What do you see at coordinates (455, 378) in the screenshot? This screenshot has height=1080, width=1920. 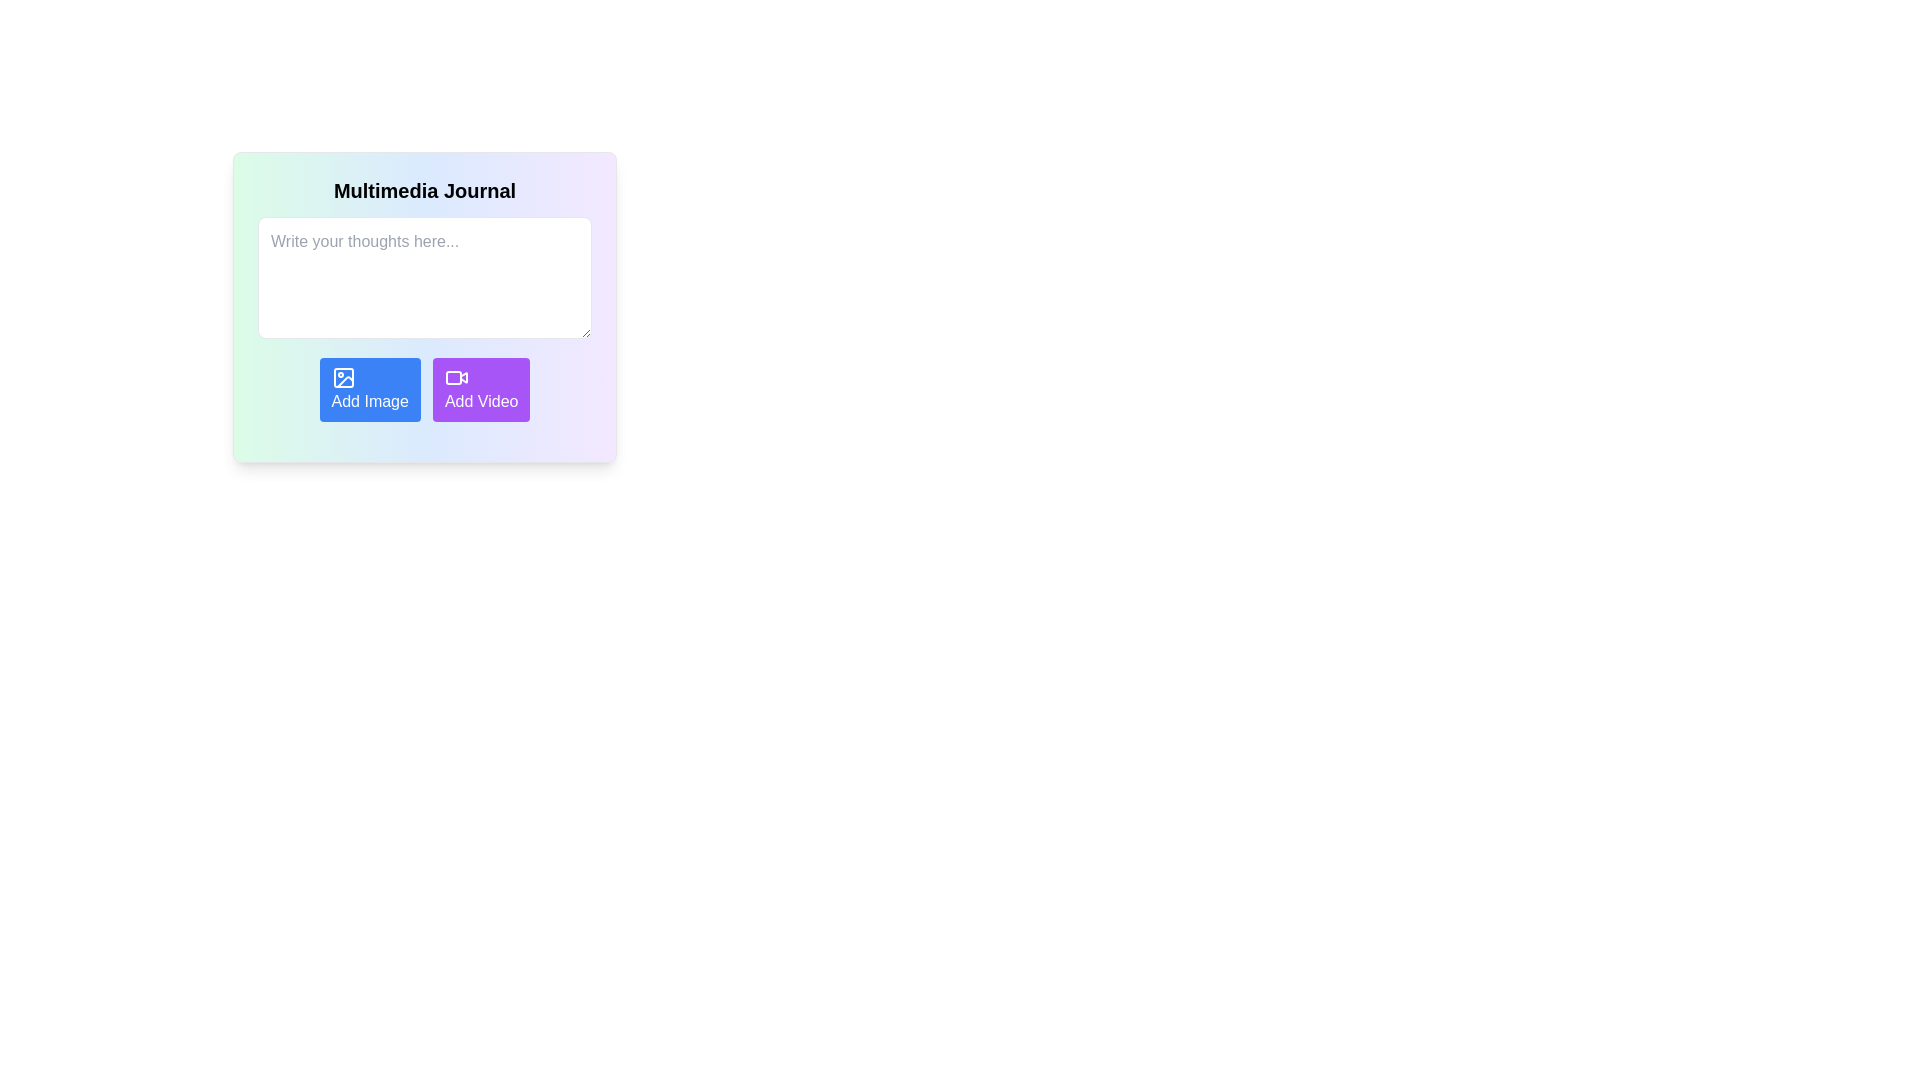 I see `the purple 'Add Video' button that contains the minimalistic video icon` at bounding box center [455, 378].